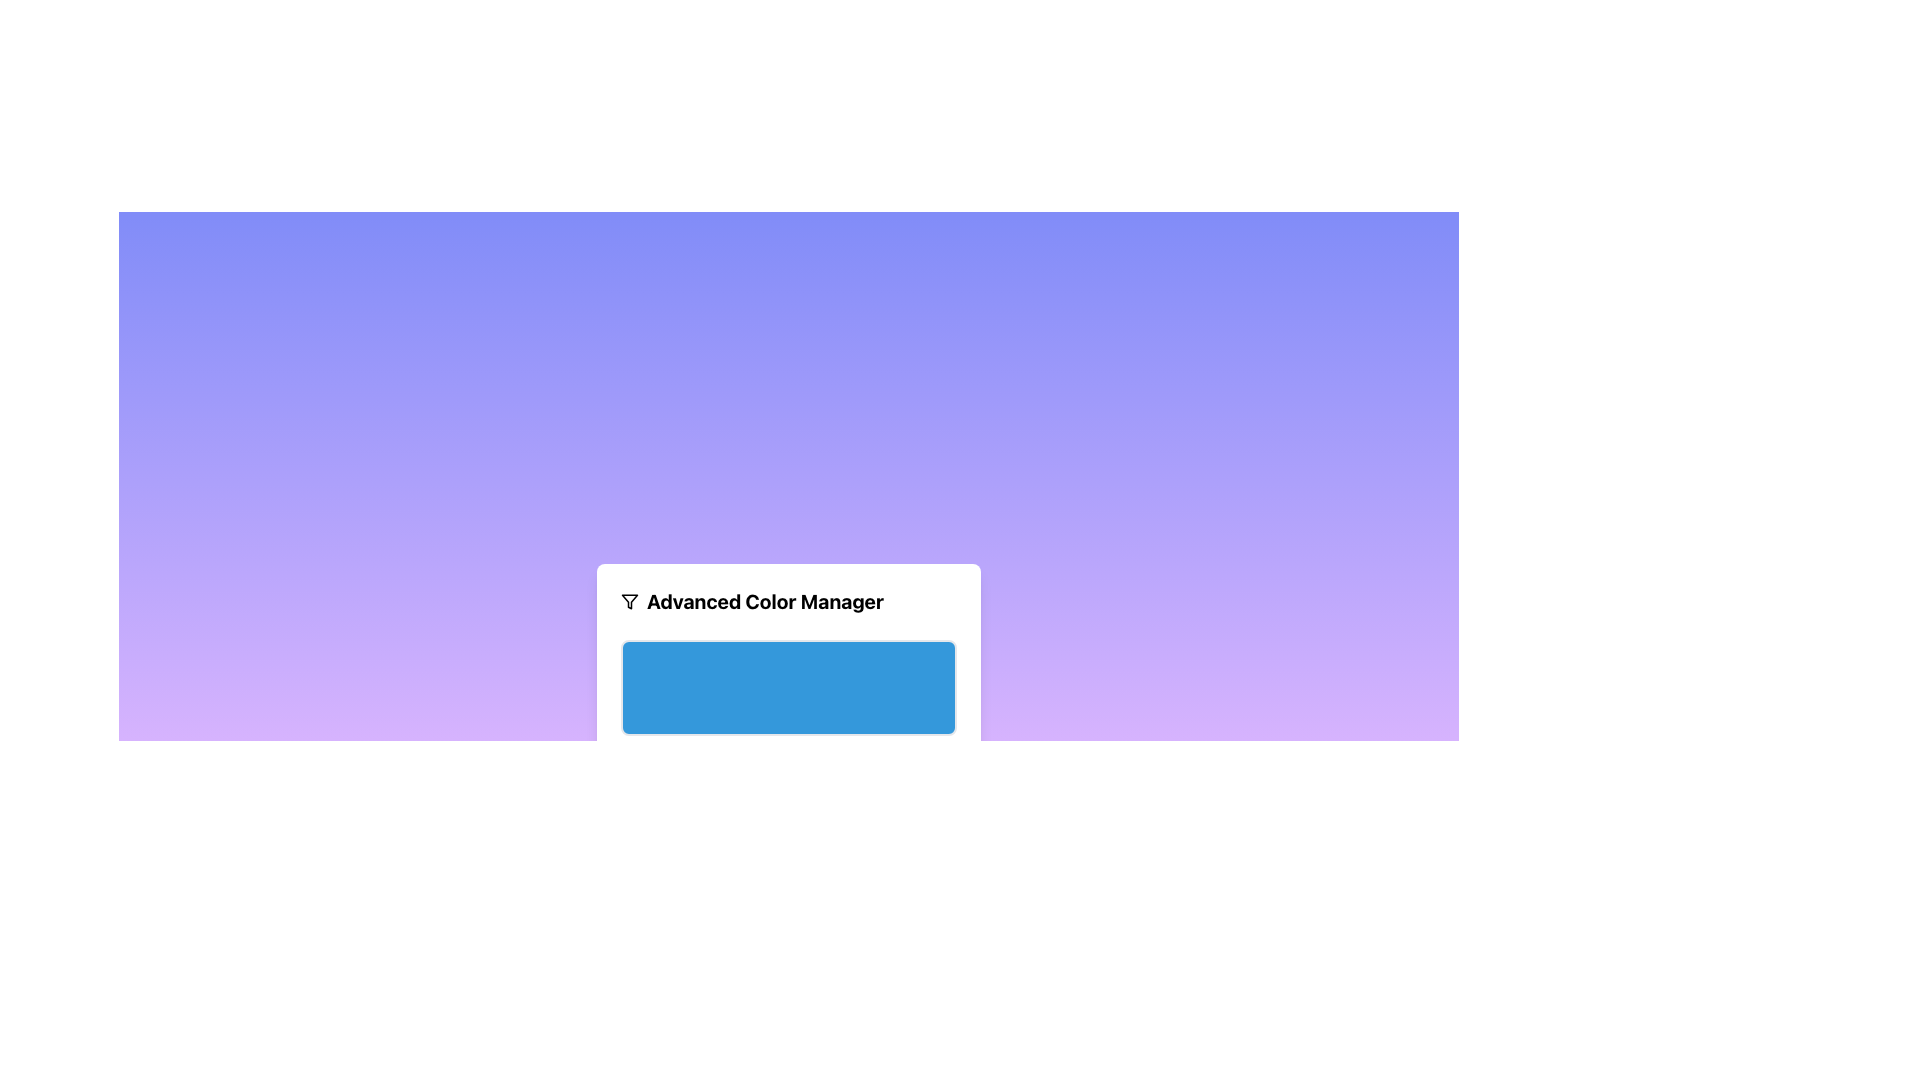  Describe the element at coordinates (628, 600) in the screenshot. I see `the icon positioned to the left of the text 'Advanced Color Manager'` at that location.